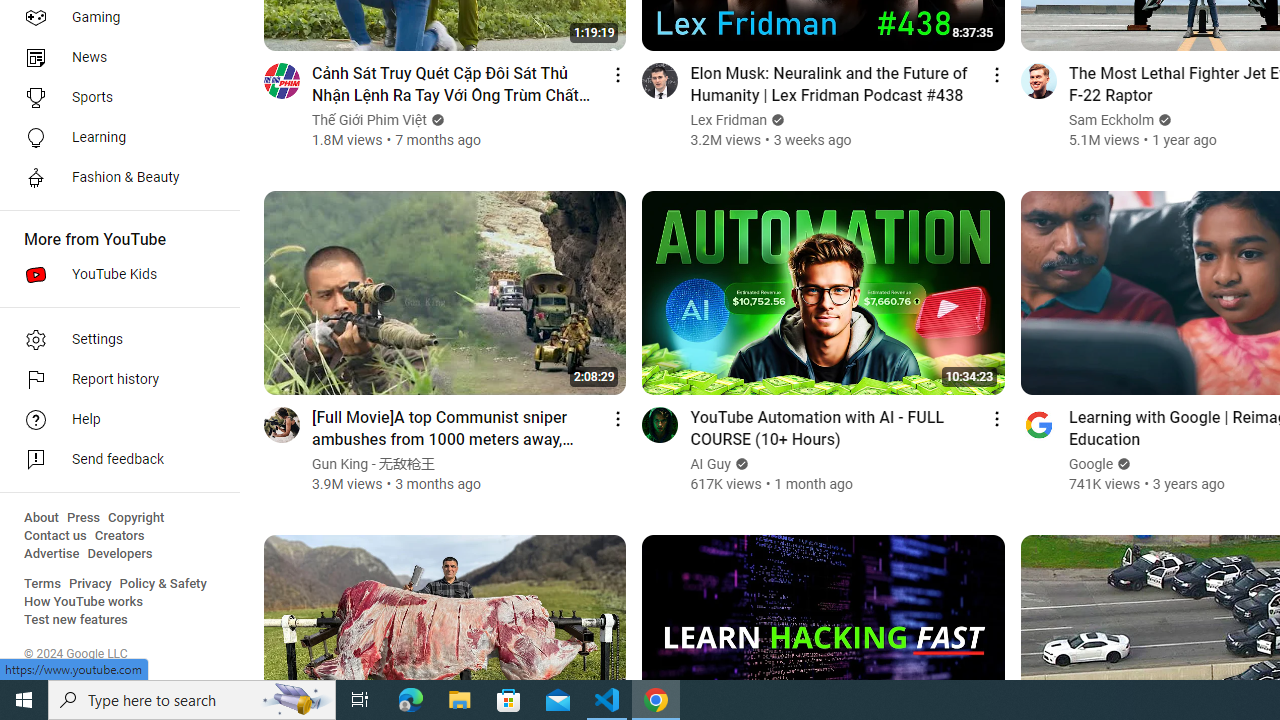 The image size is (1280, 720). Describe the element at coordinates (112, 176) in the screenshot. I see `'Fashion & Beauty'` at that location.